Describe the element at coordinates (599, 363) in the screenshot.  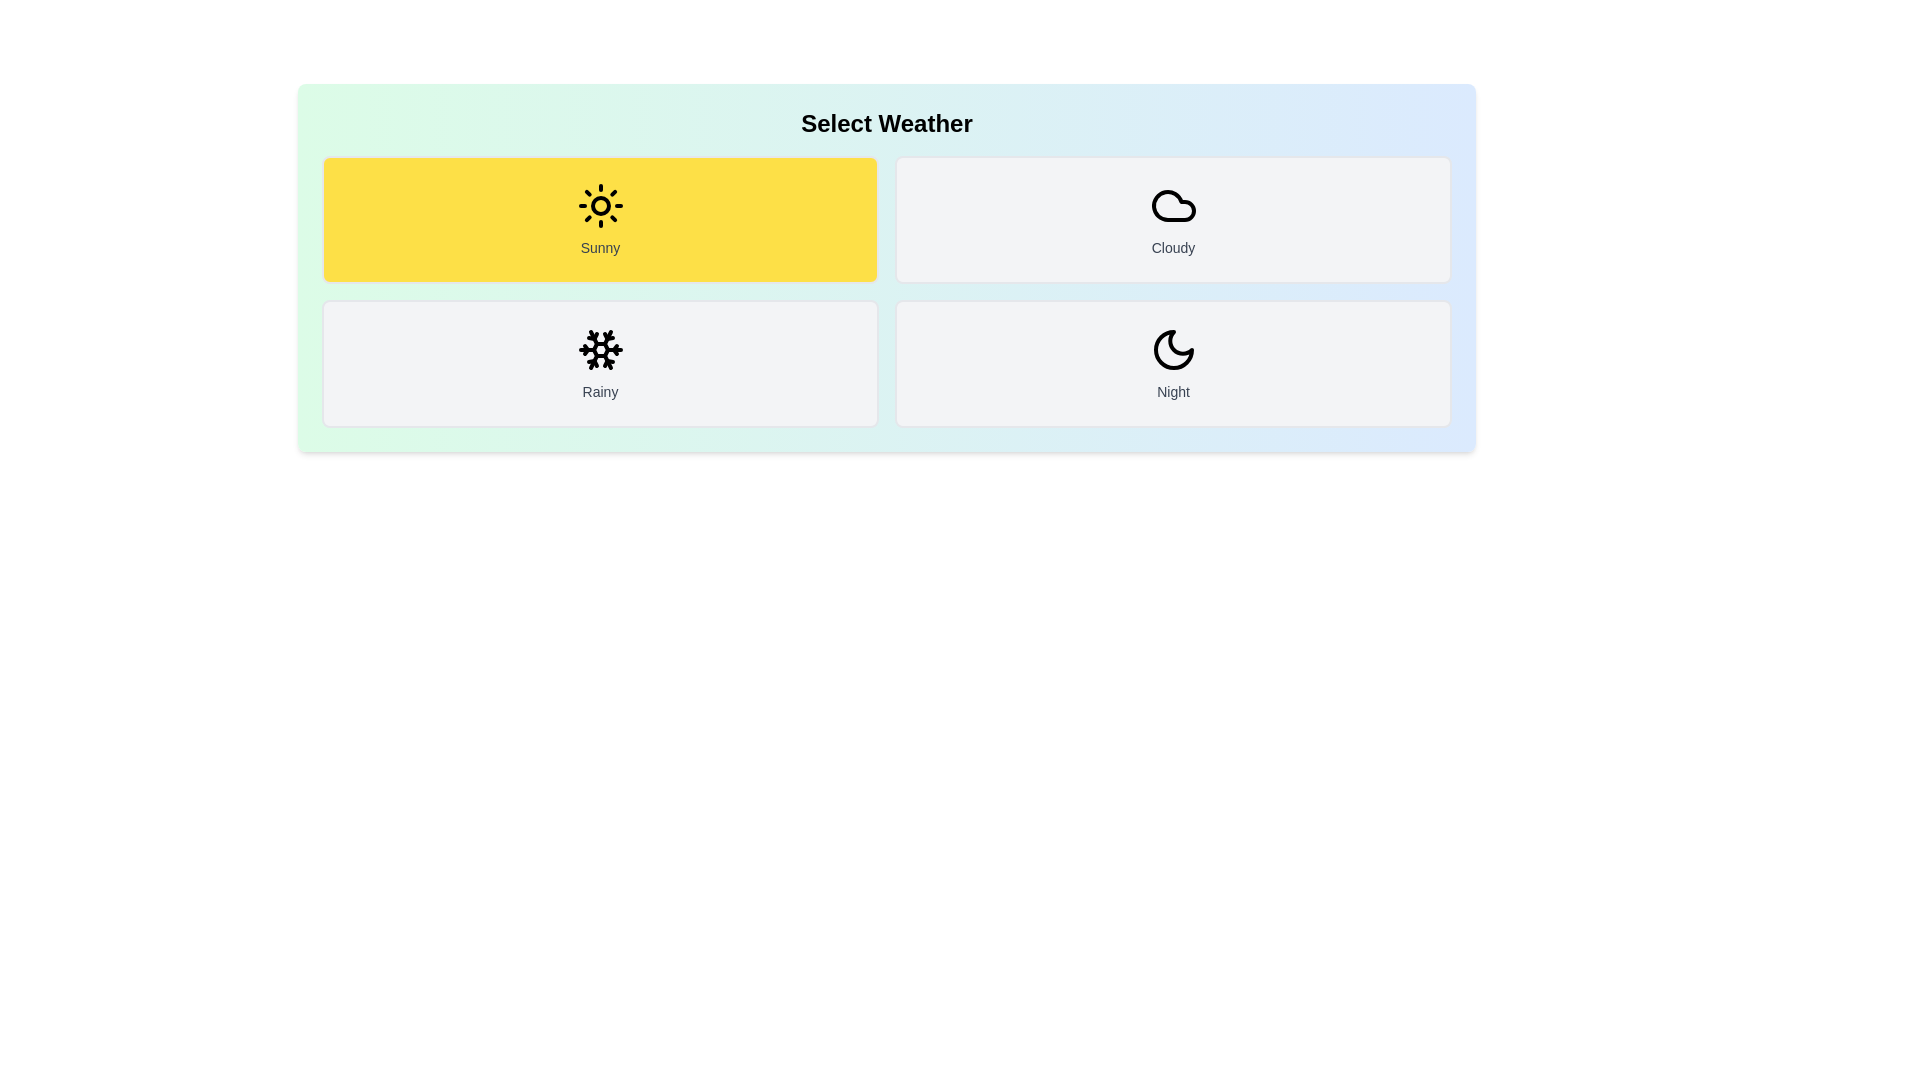
I see `the weather type by clicking on the button corresponding to Rainy` at that location.